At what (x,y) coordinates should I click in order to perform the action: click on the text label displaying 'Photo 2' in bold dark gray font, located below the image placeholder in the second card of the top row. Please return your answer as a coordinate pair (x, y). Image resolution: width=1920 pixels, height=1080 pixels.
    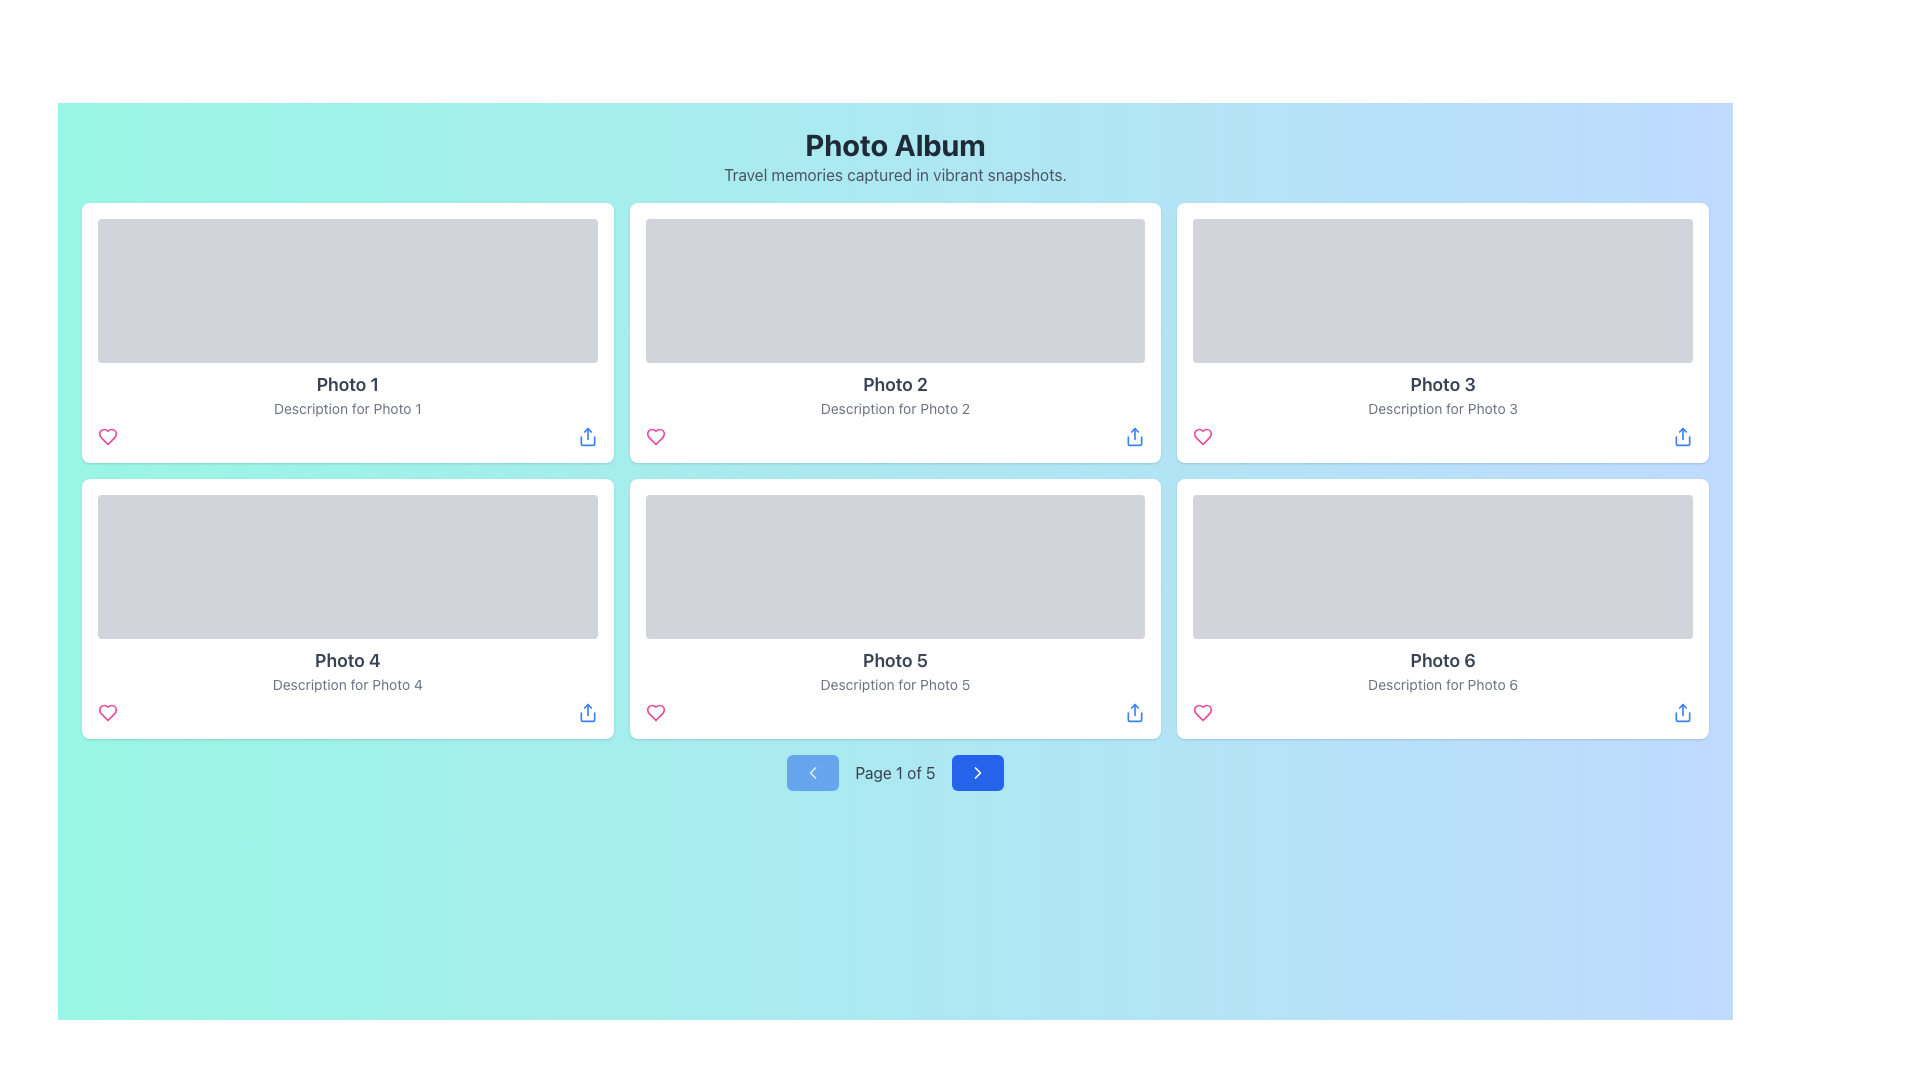
    Looking at the image, I should click on (894, 385).